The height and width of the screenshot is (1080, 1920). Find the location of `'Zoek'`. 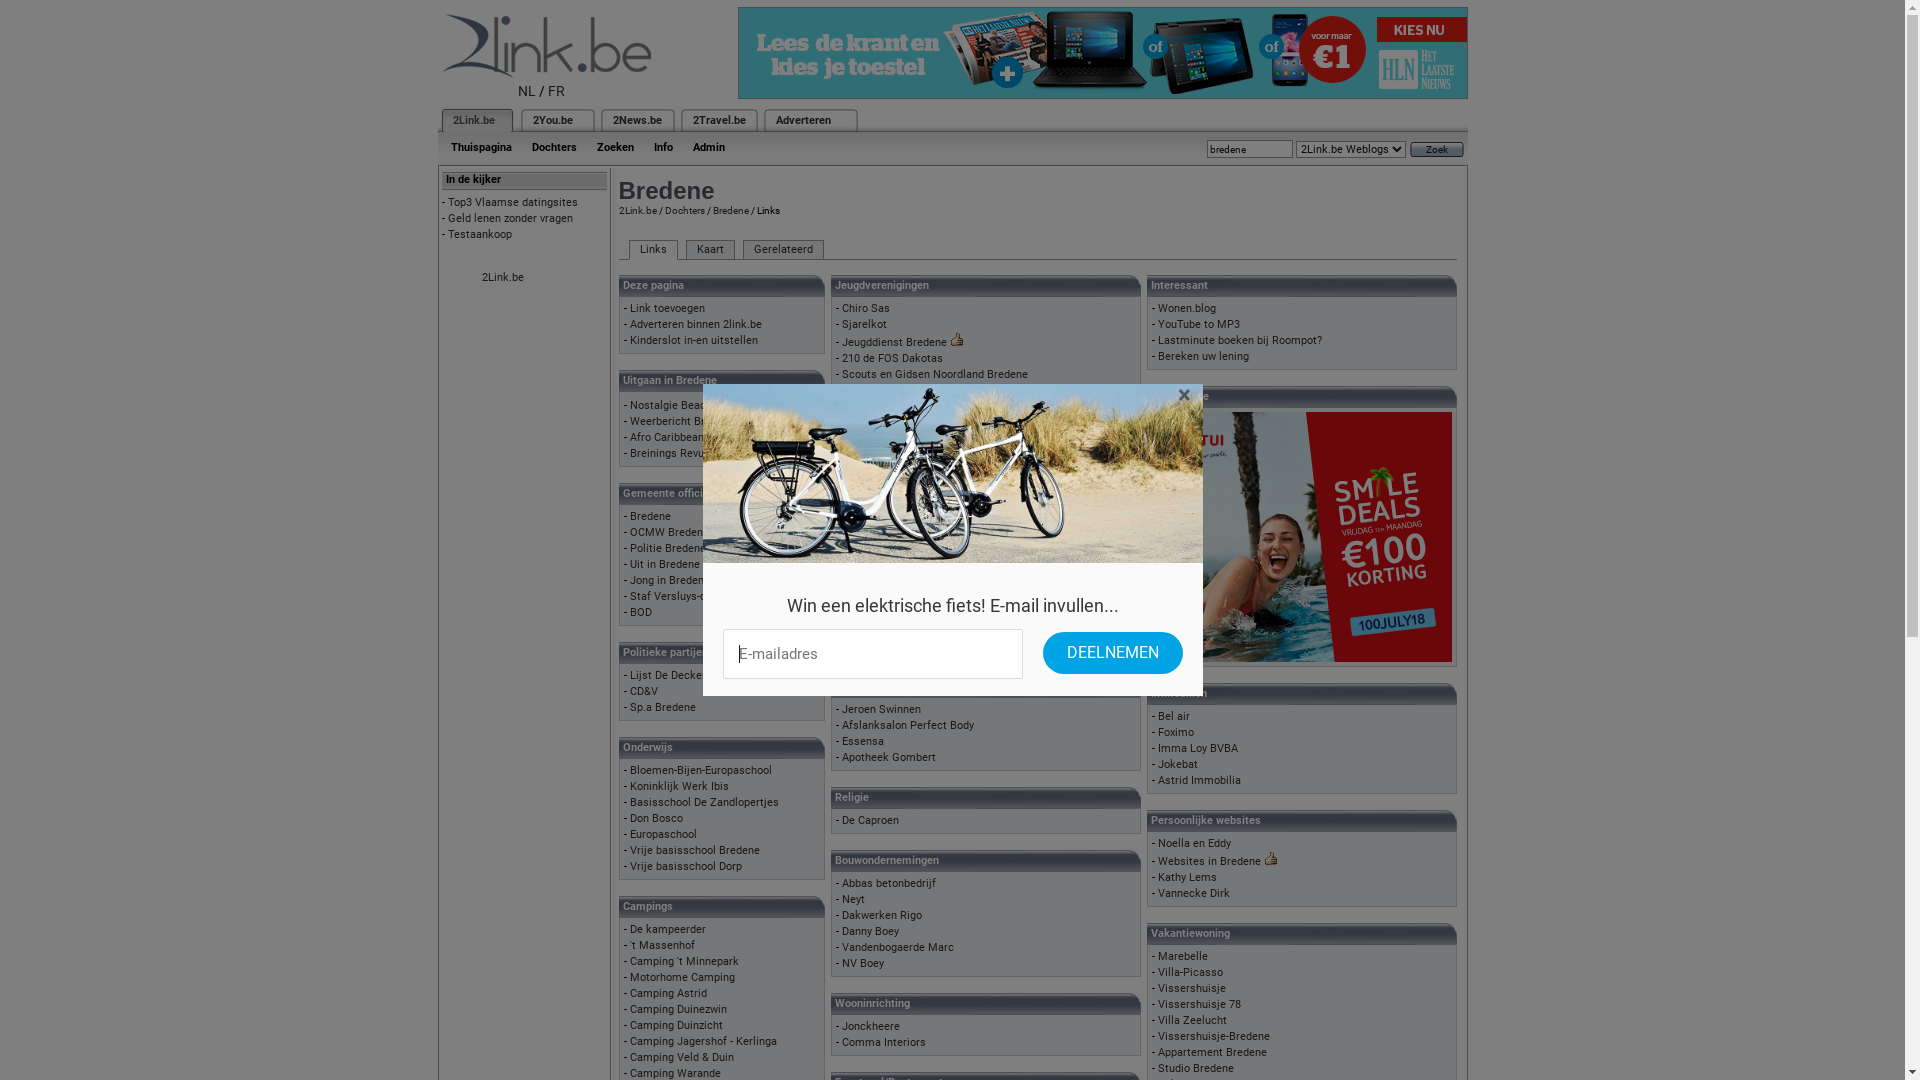

'Zoek' is located at coordinates (1435, 148).